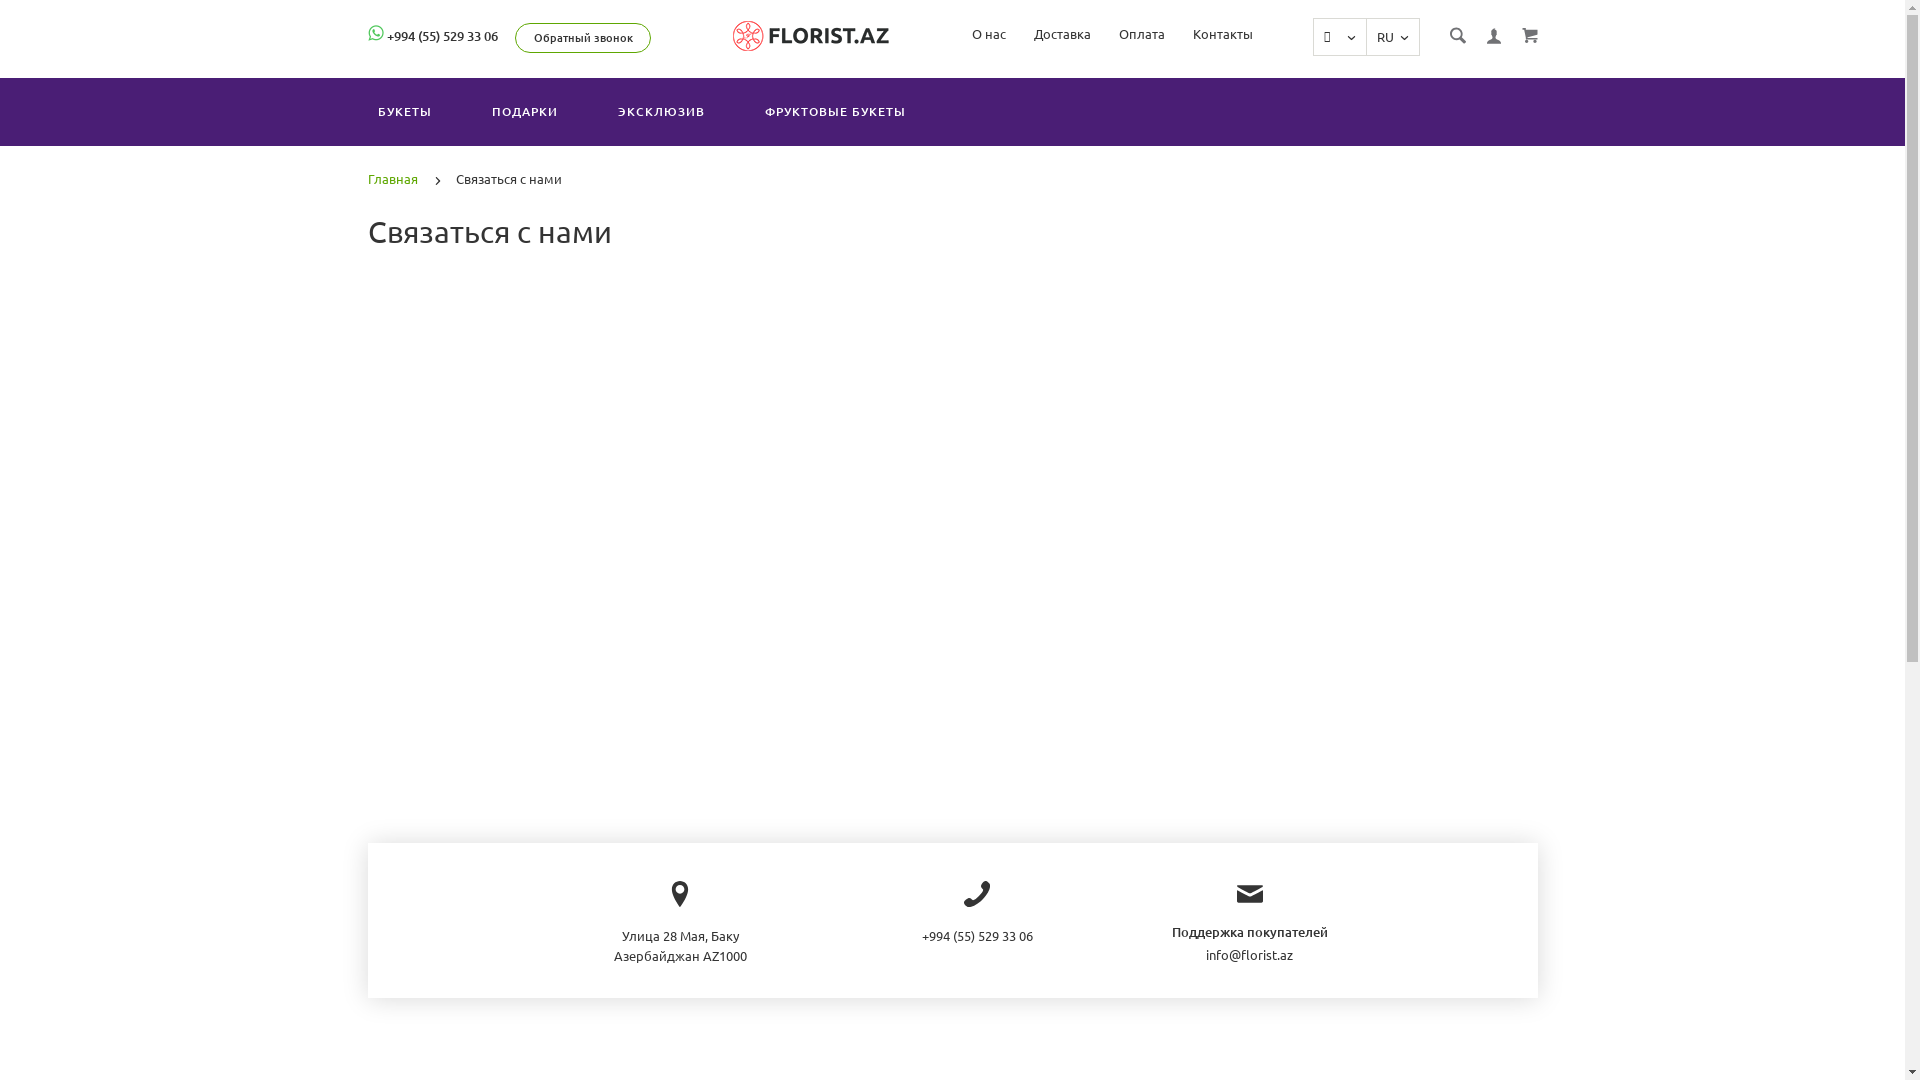 The width and height of the screenshot is (1920, 1080). I want to click on '+994 (55) 529 33 06', so click(440, 35).